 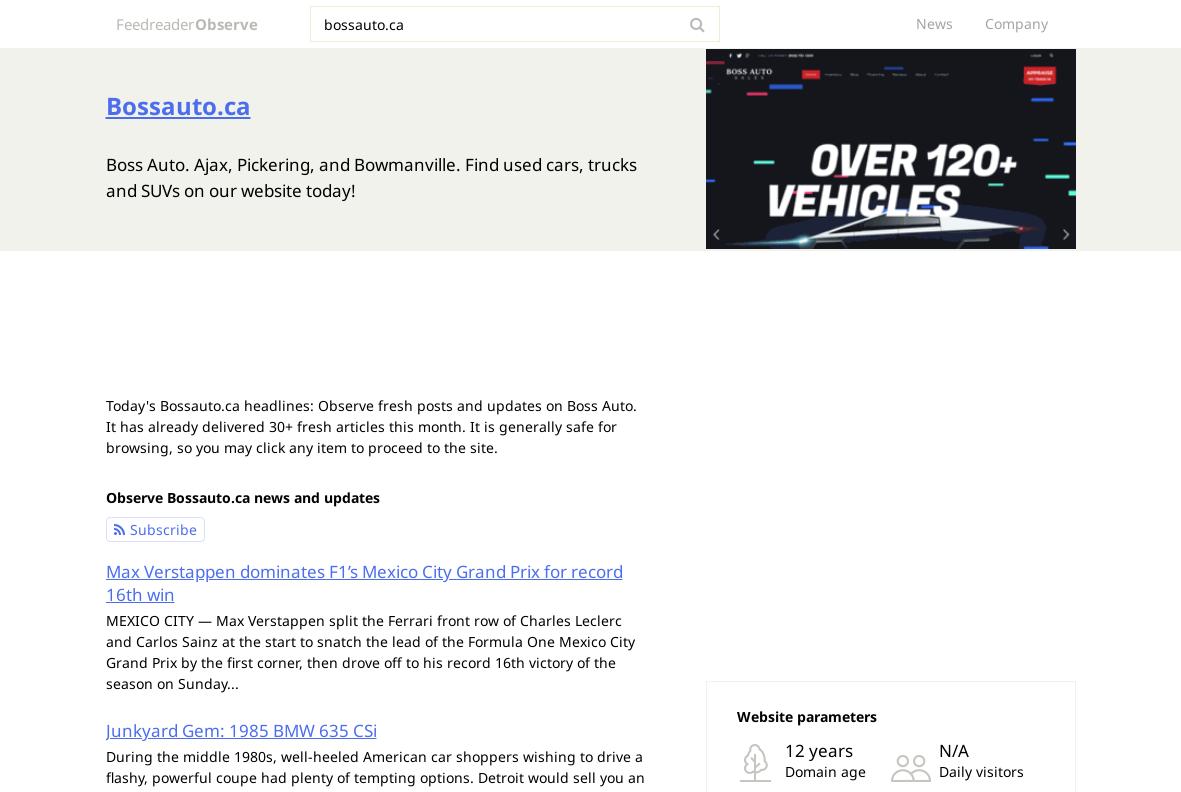 What do you see at coordinates (240, 496) in the screenshot?
I see `'Observe Bossauto.ca news and updates'` at bounding box center [240, 496].